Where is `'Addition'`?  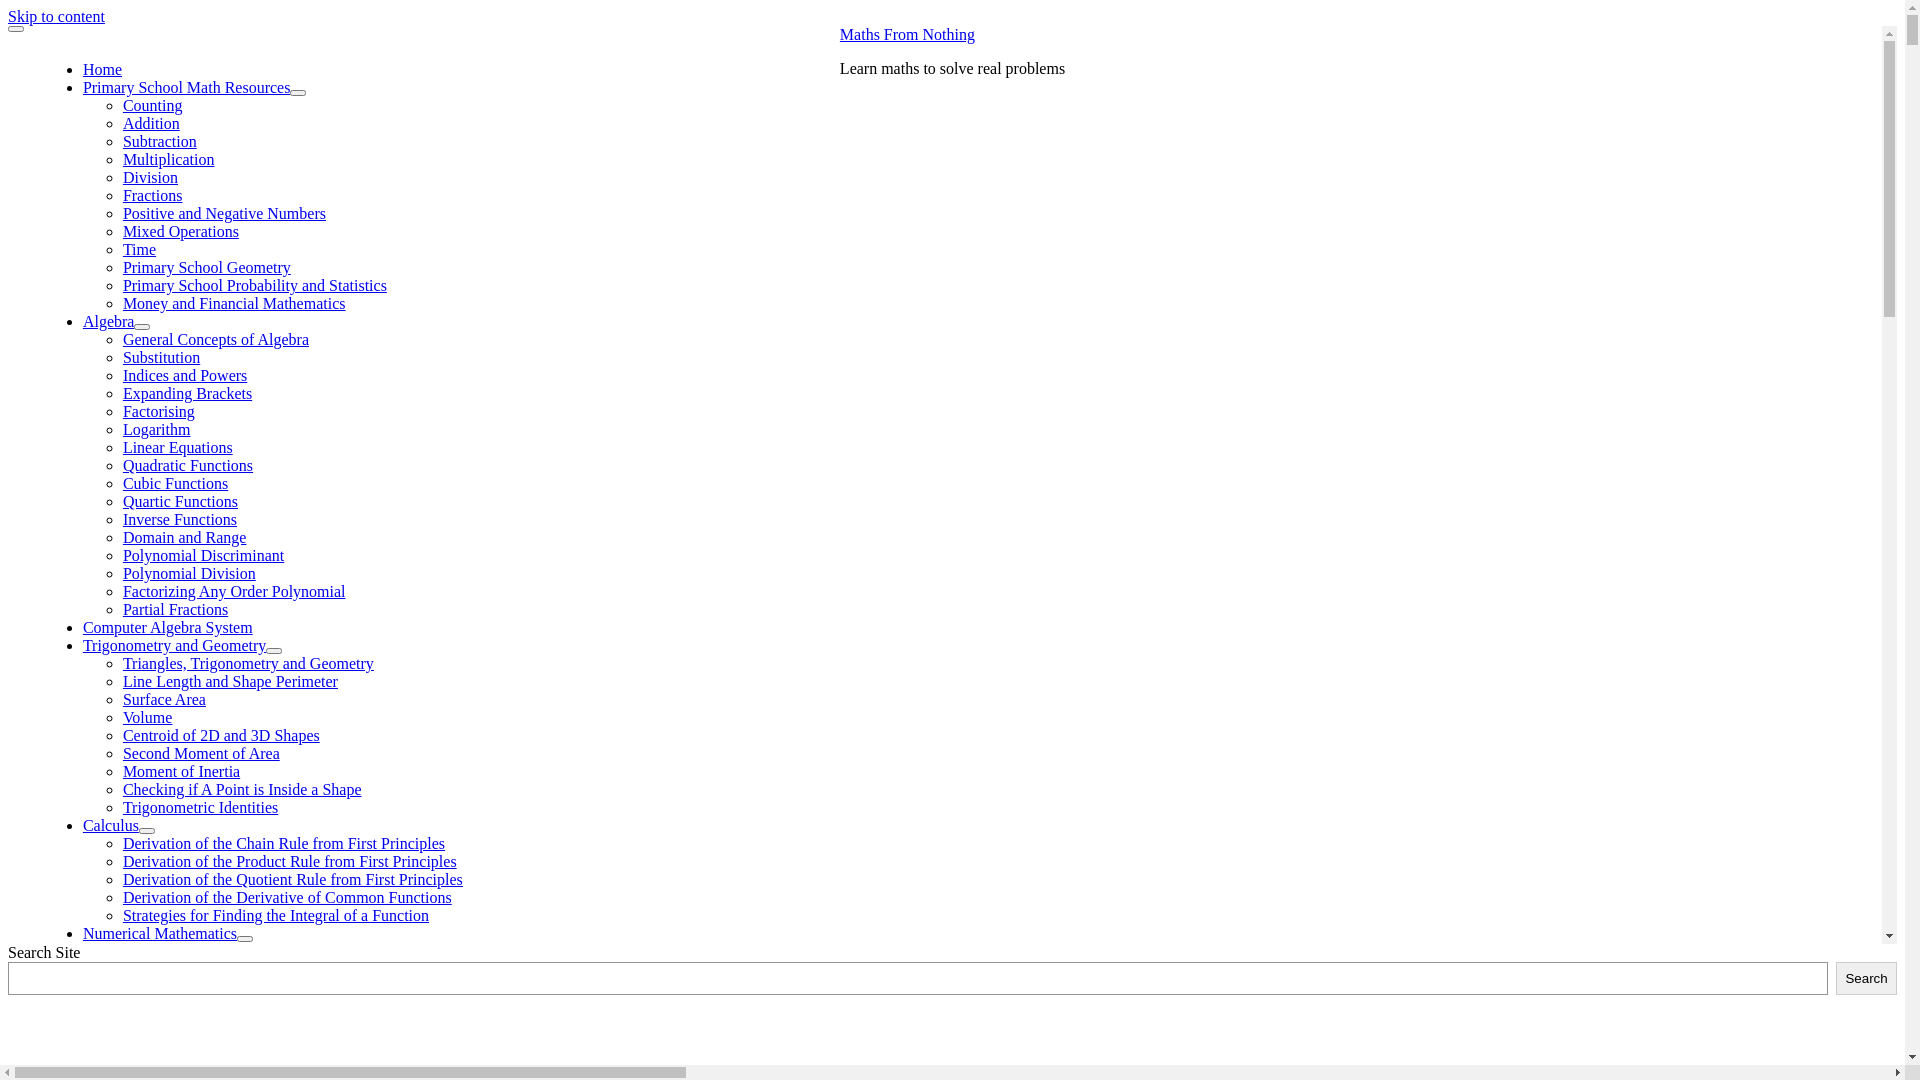
'Addition' is located at coordinates (122, 123).